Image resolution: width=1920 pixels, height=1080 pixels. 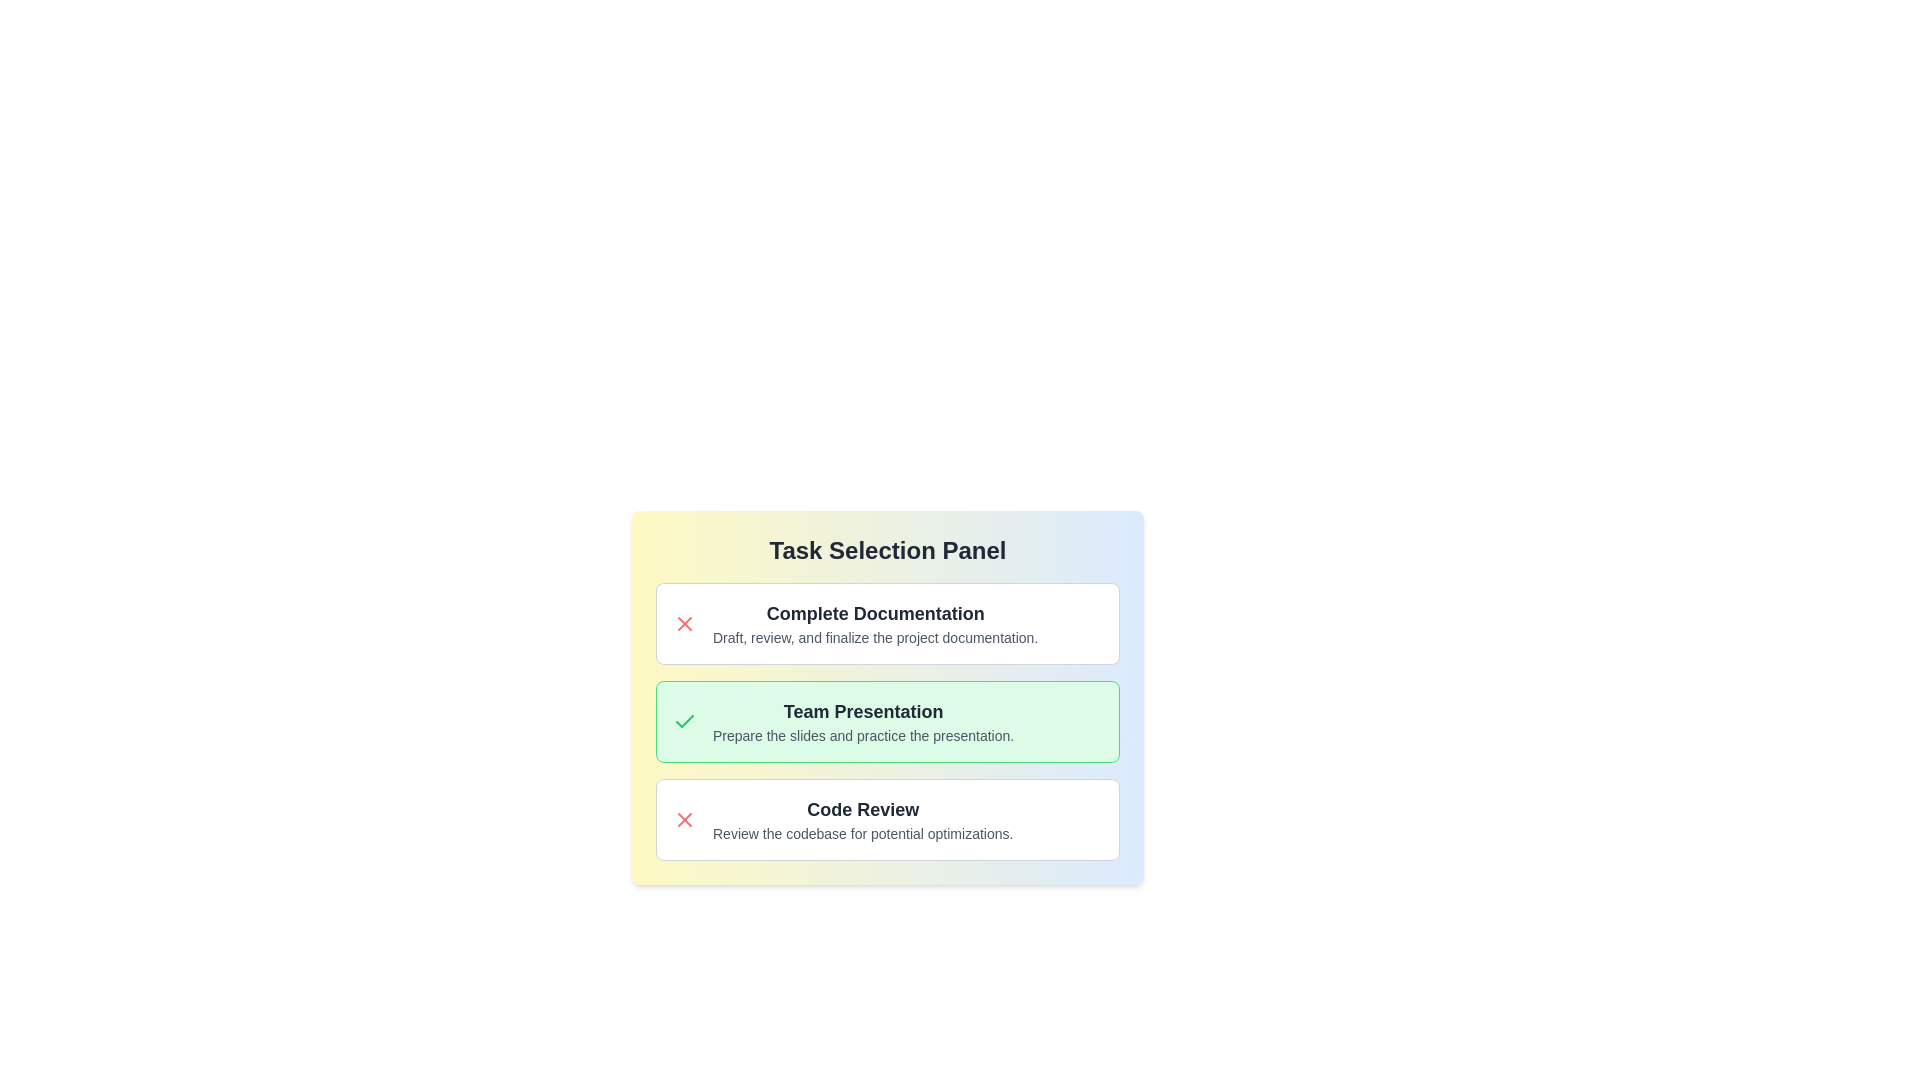 What do you see at coordinates (887, 721) in the screenshot?
I see `the second card in the Task Selection Panel` at bounding box center [887, 721].